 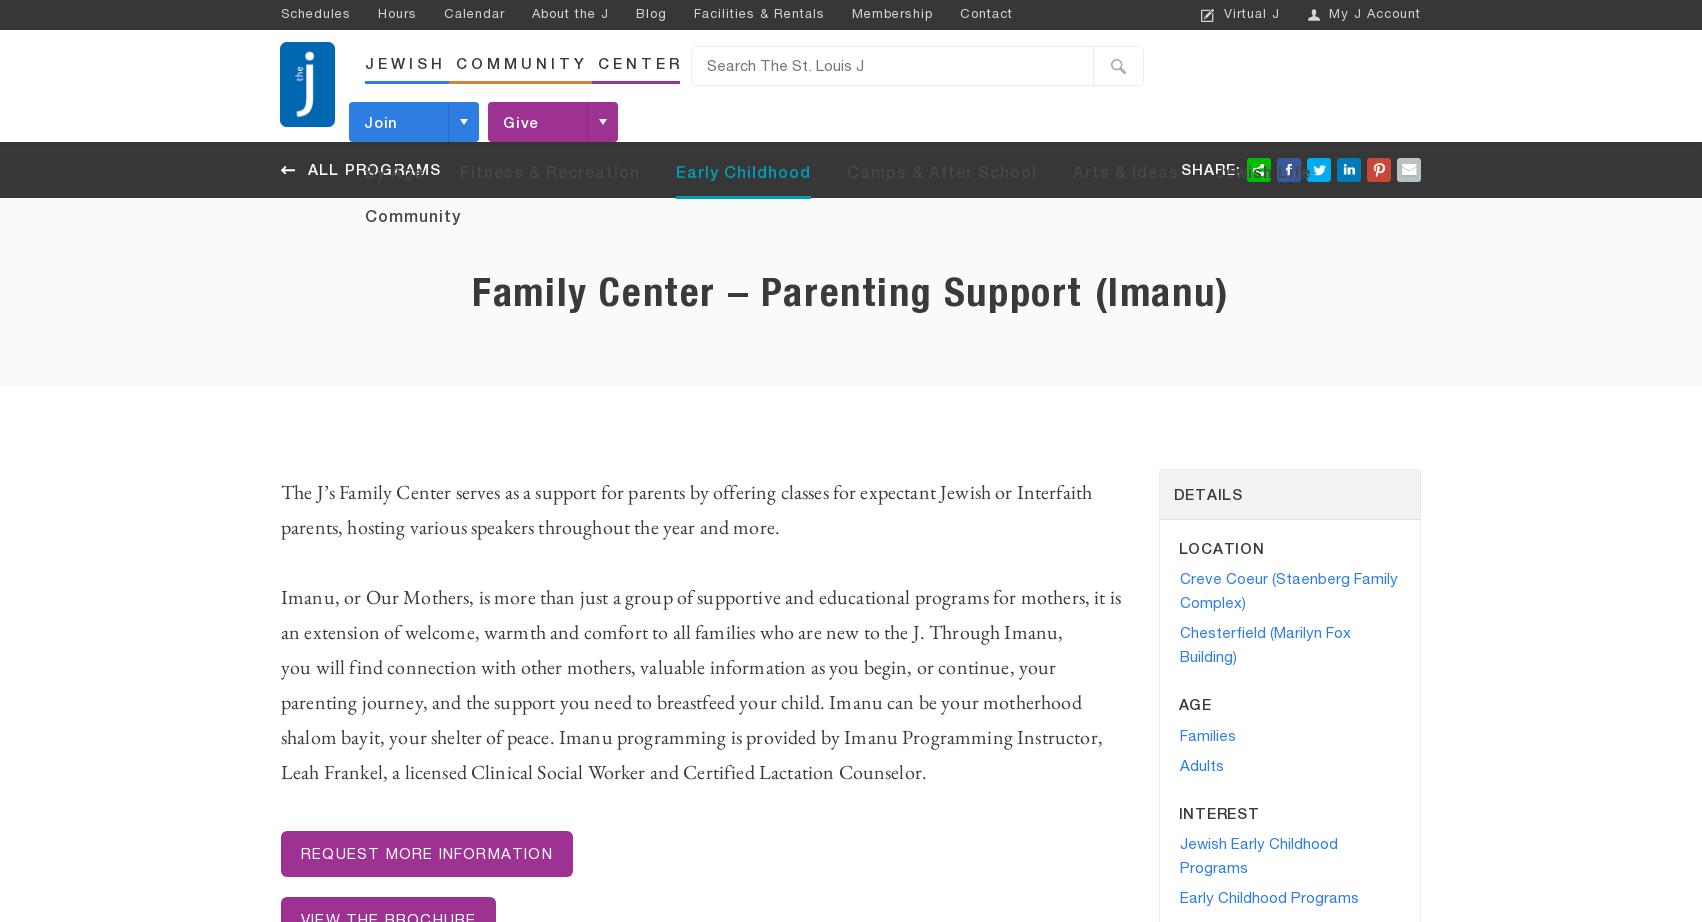 What do you see at coordinates (742, 173) in the screenshot?
I see `'Early Childhood'` at bounding box center [742, 173].